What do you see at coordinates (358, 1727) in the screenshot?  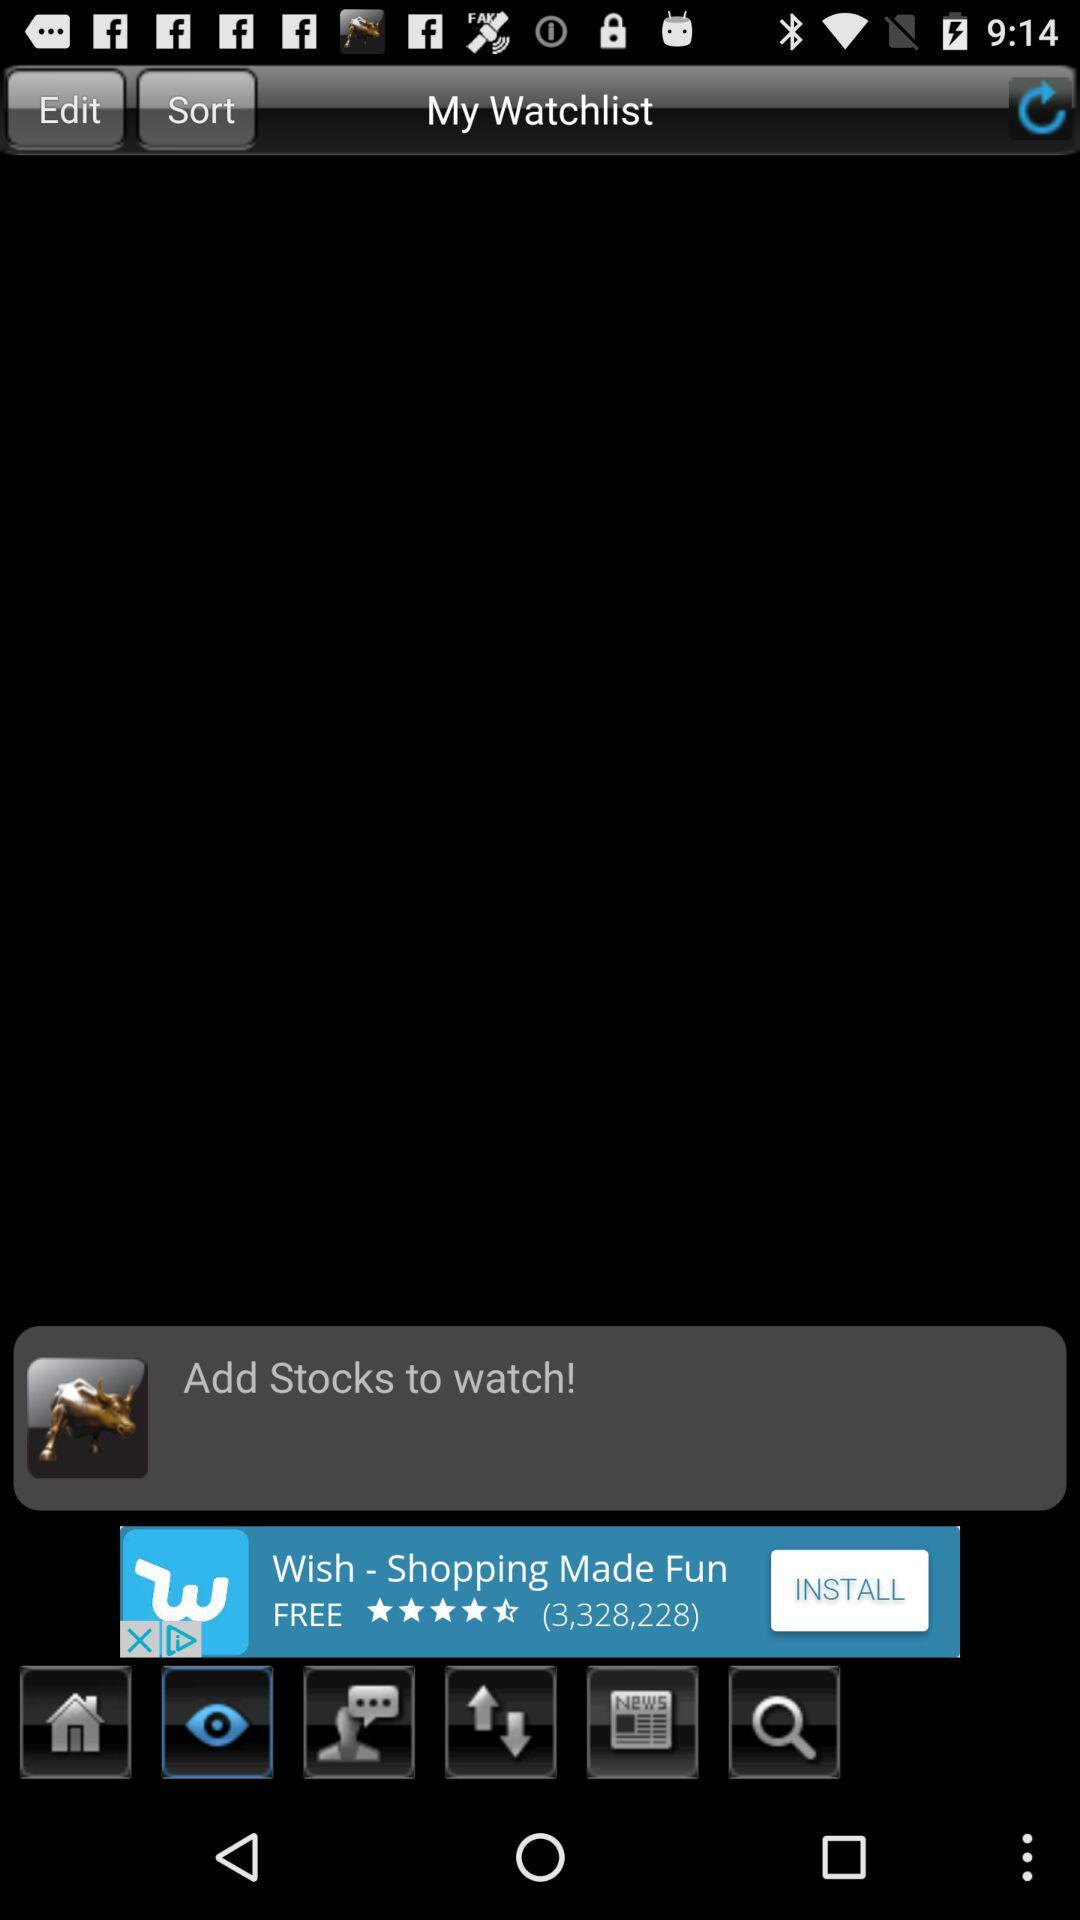 I see `comment` at bounding box center [358, 1727].